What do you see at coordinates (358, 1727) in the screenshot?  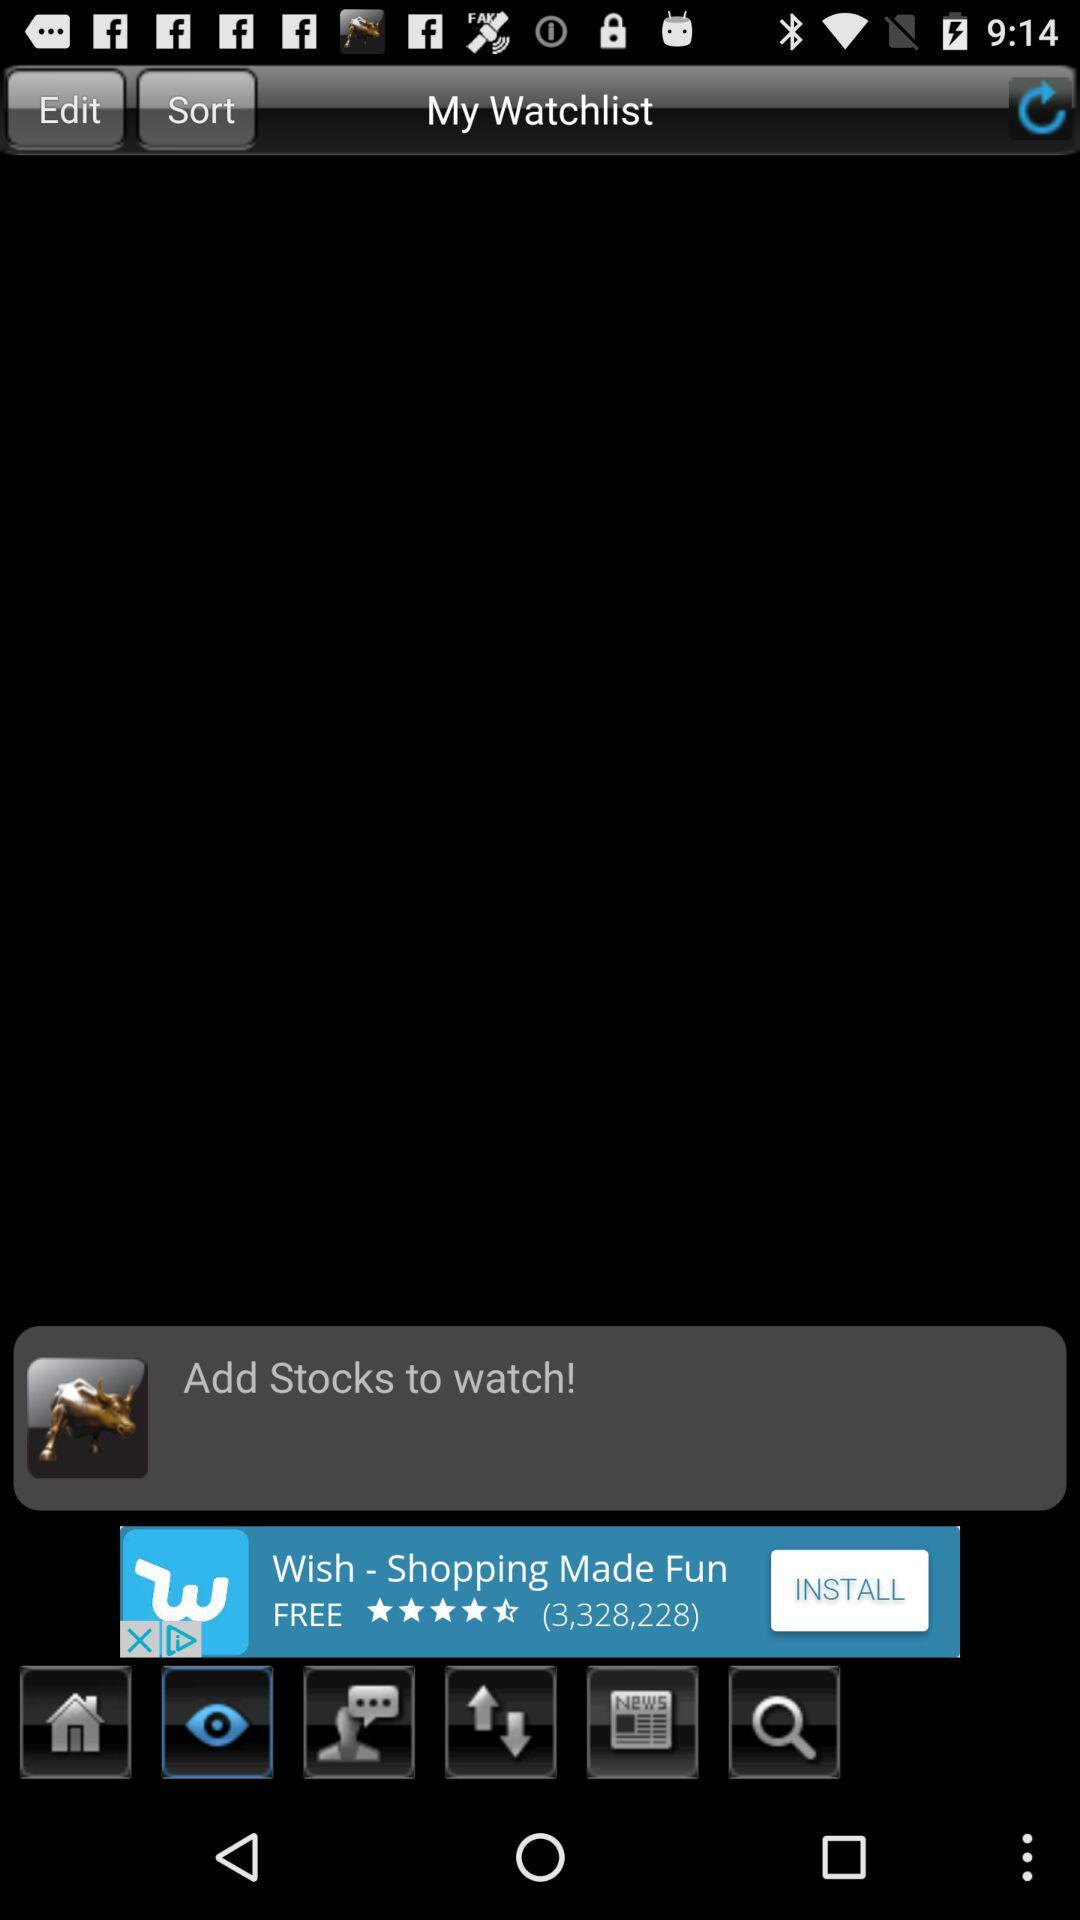 I see `comment` at bounding box center [358, 1727].